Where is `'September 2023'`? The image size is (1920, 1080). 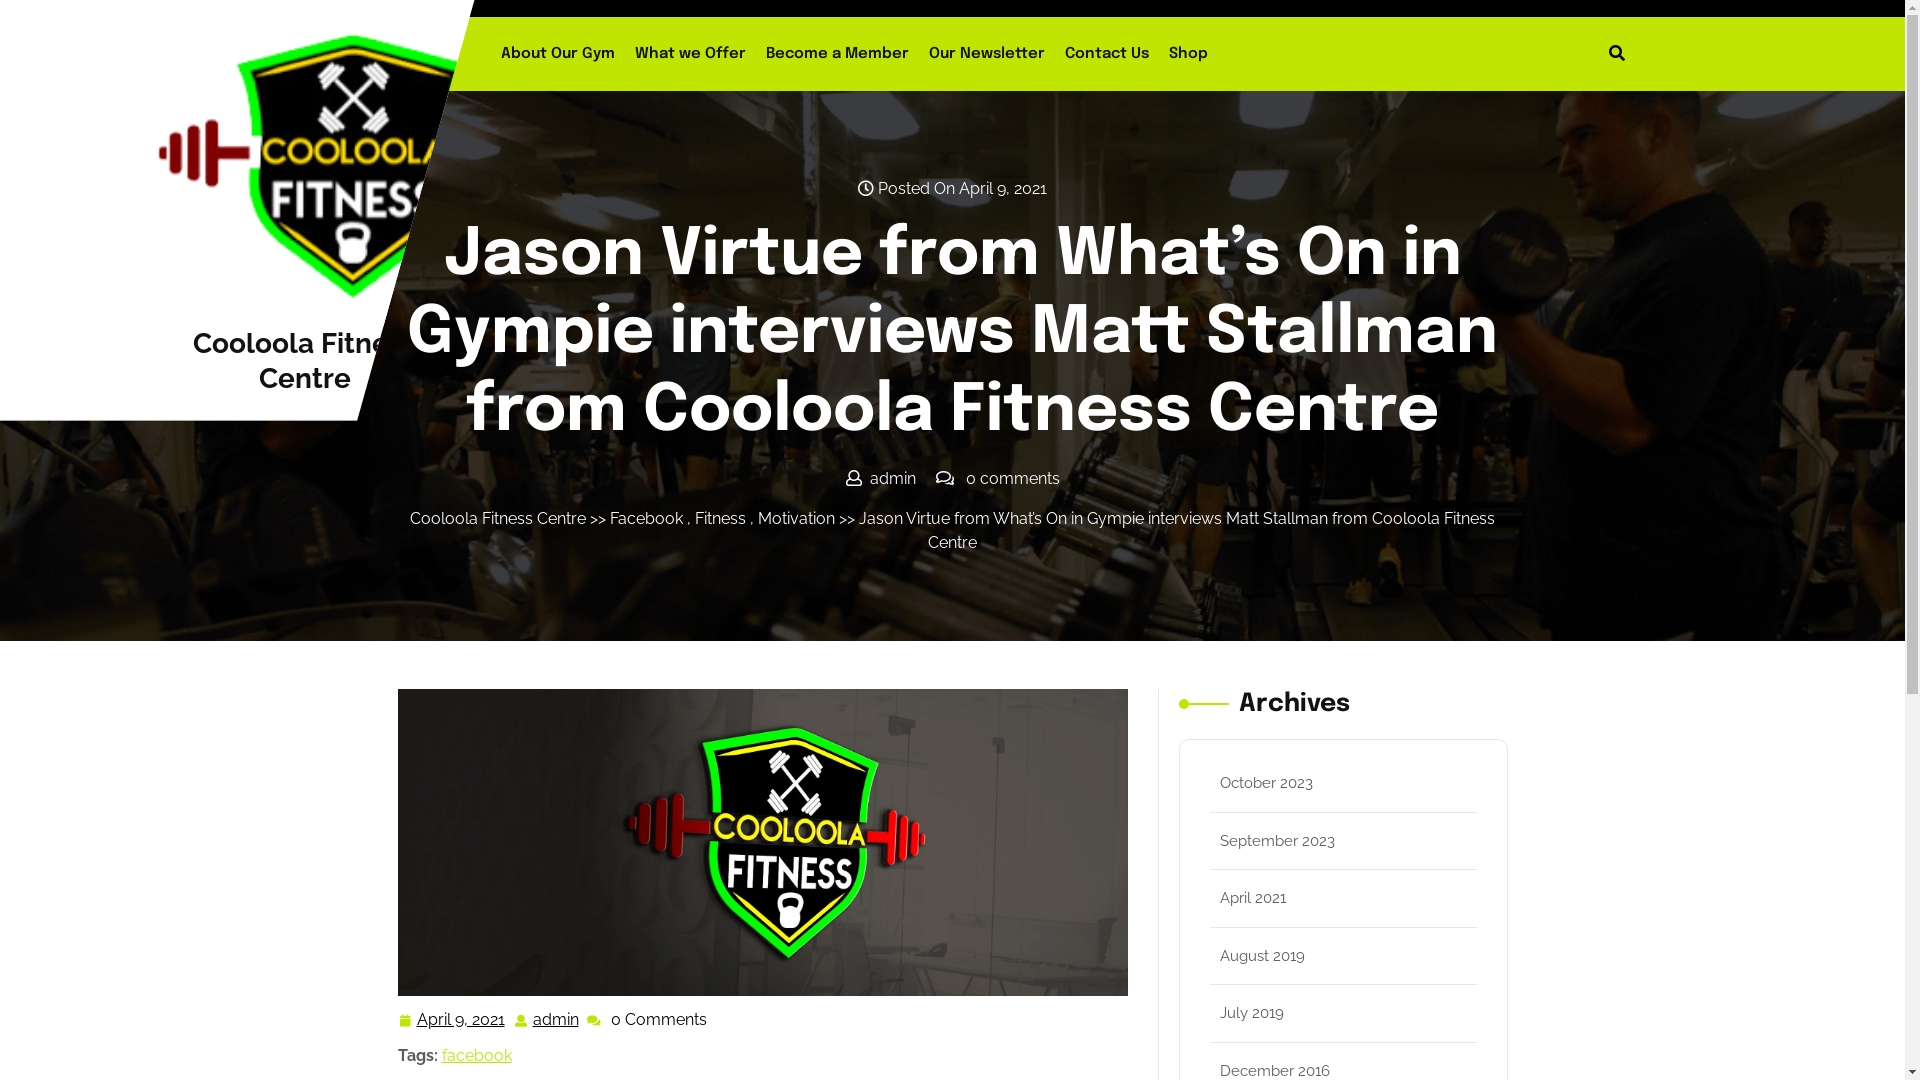 'September 2023' is located at coordinates (1218, 840).